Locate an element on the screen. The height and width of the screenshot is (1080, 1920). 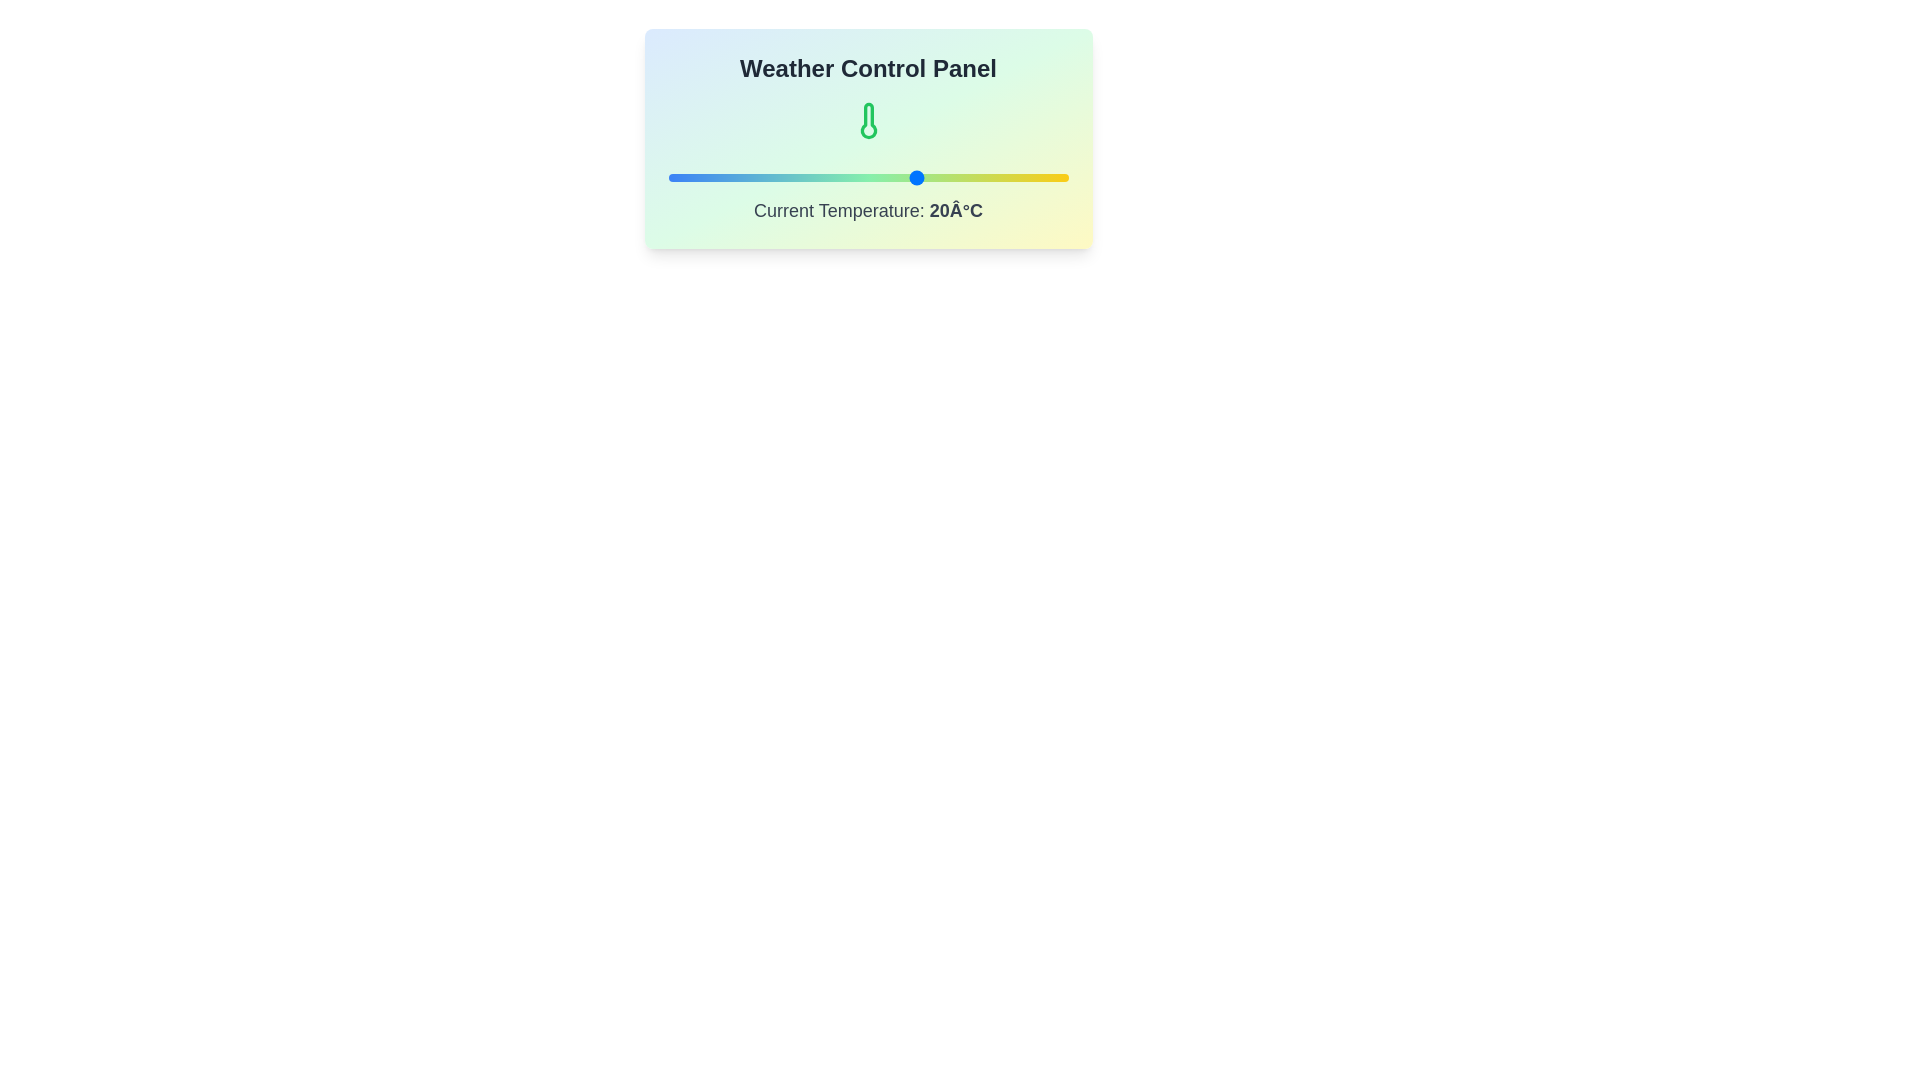
the temperature slider to -7°C to observe the icon change is located at coordinates (782, 176).